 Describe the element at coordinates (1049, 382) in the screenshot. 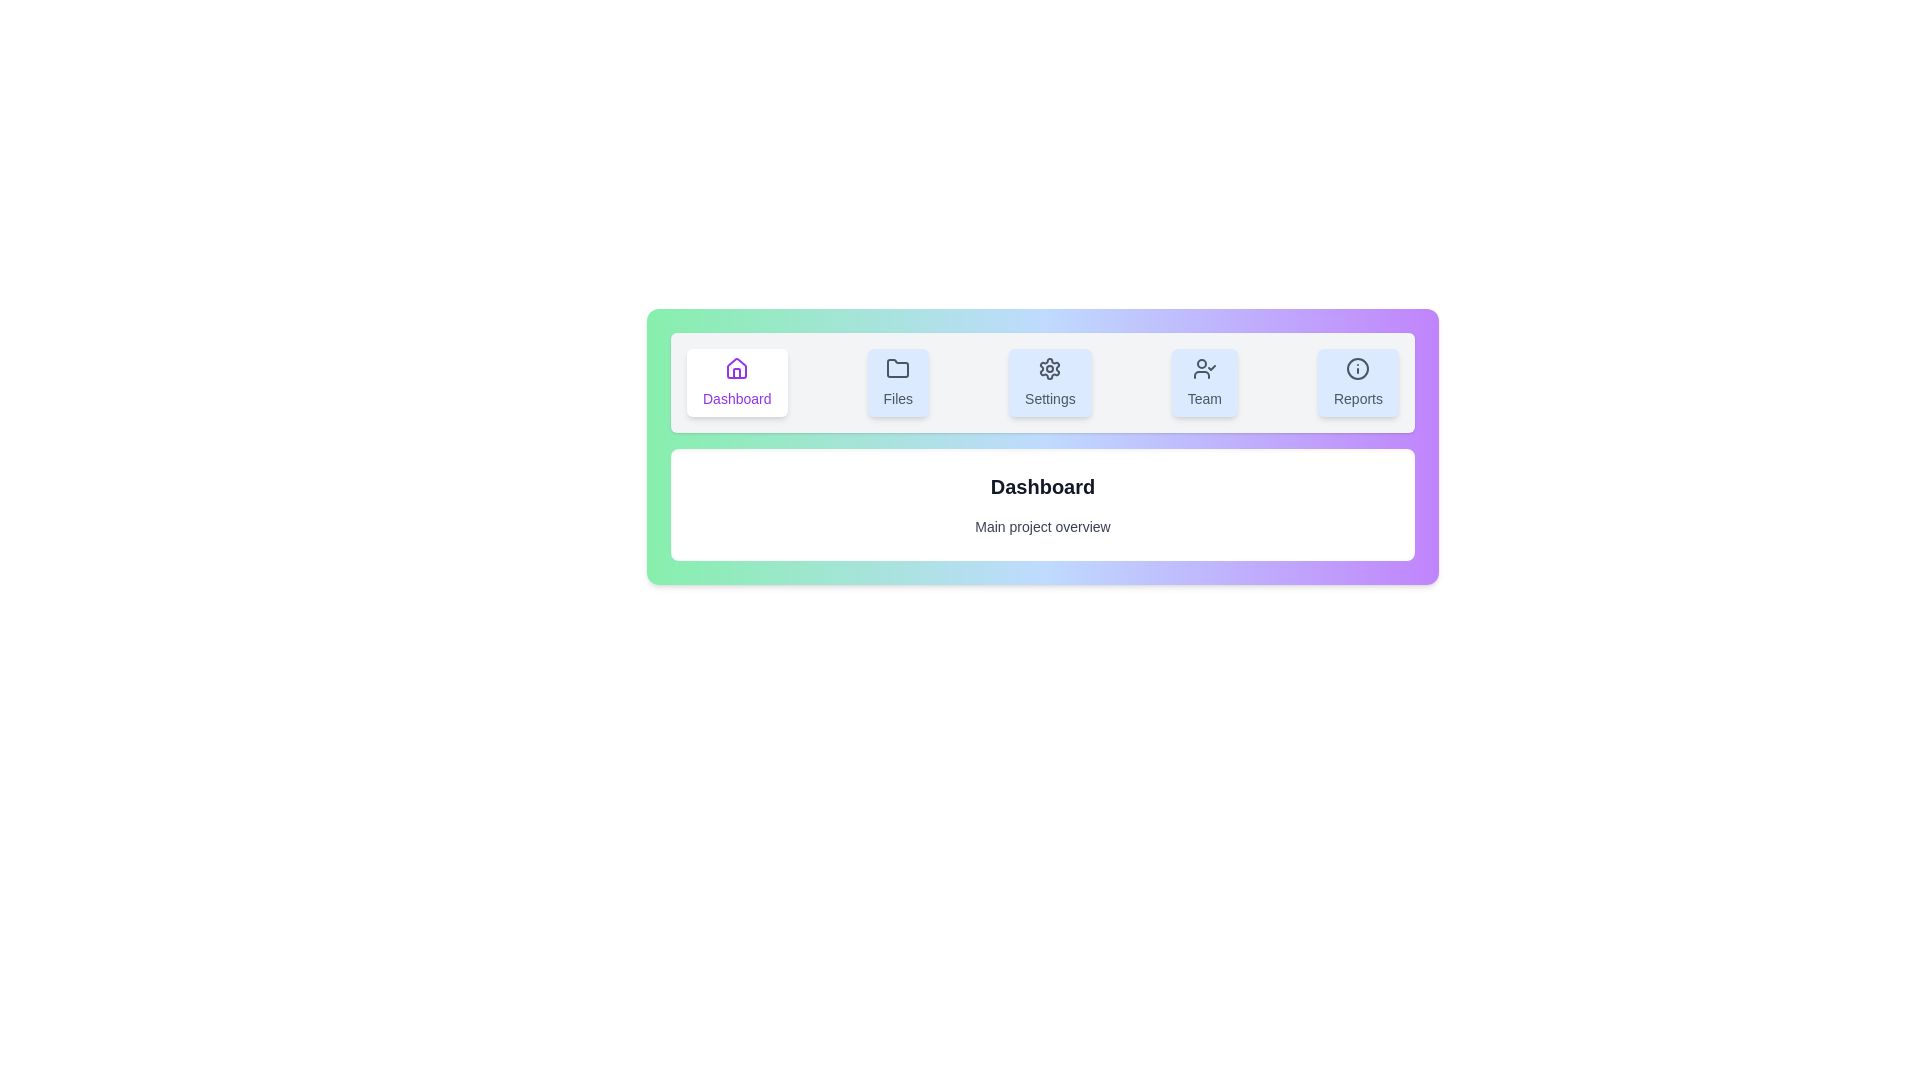

I see `the tab labeled Settings to observe the visual feedback` at that location.